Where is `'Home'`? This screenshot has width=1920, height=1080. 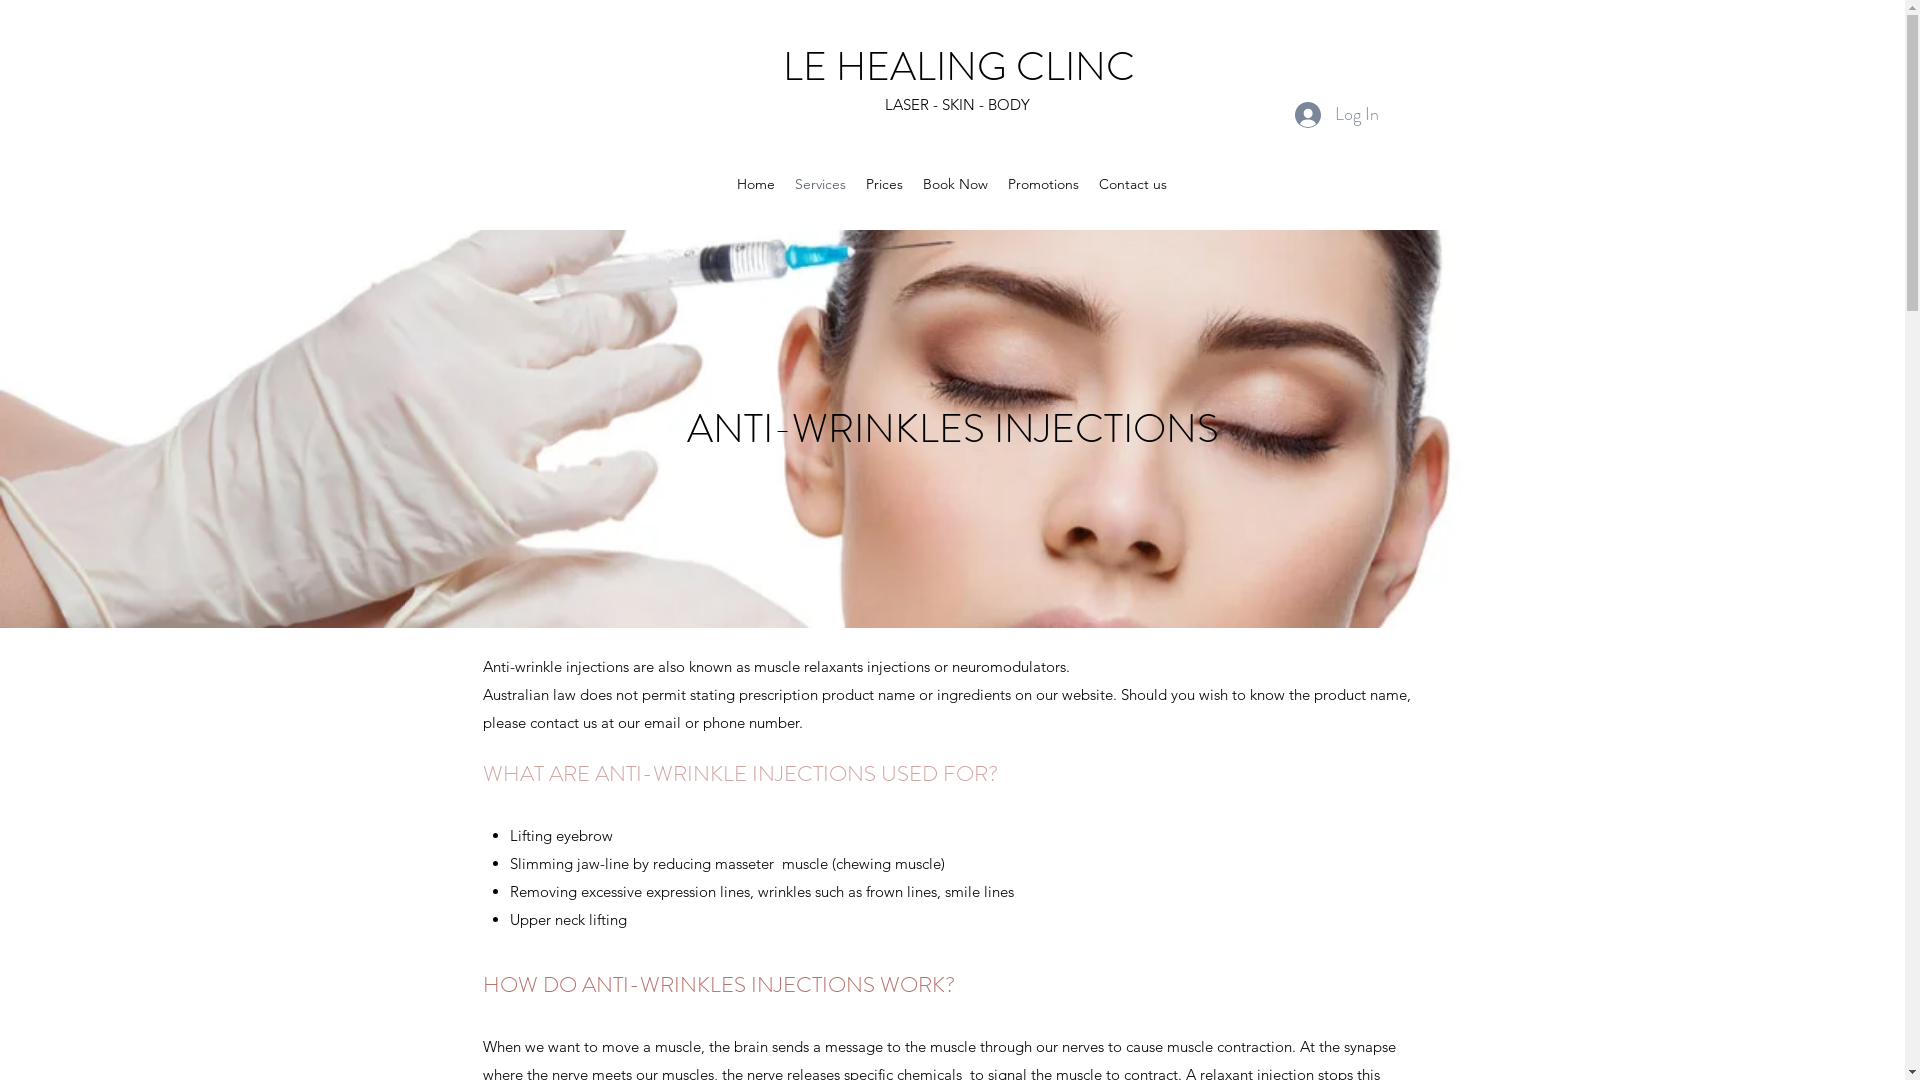
'Home' is located at coordinates (725, 184).